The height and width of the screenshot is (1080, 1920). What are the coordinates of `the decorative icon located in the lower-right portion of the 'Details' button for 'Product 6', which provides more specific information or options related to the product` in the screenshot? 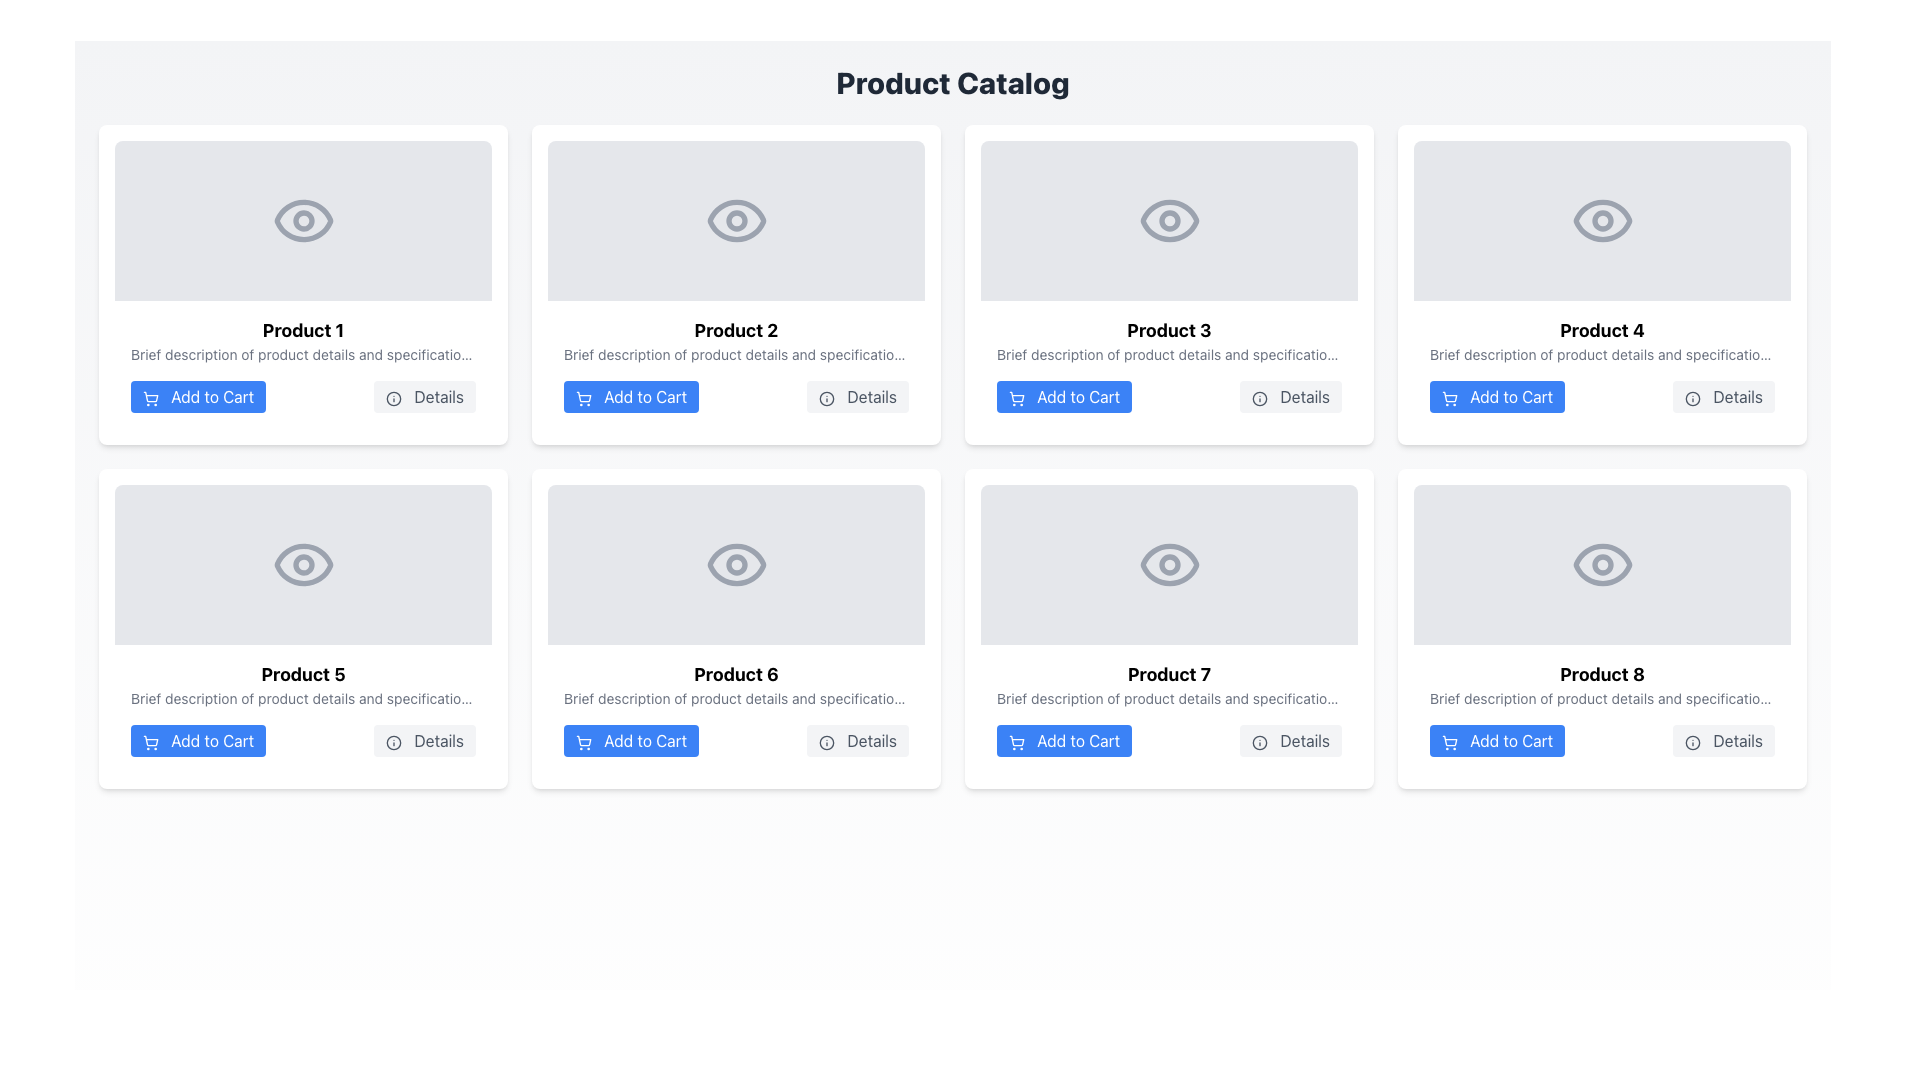 It's located at (827, 742).